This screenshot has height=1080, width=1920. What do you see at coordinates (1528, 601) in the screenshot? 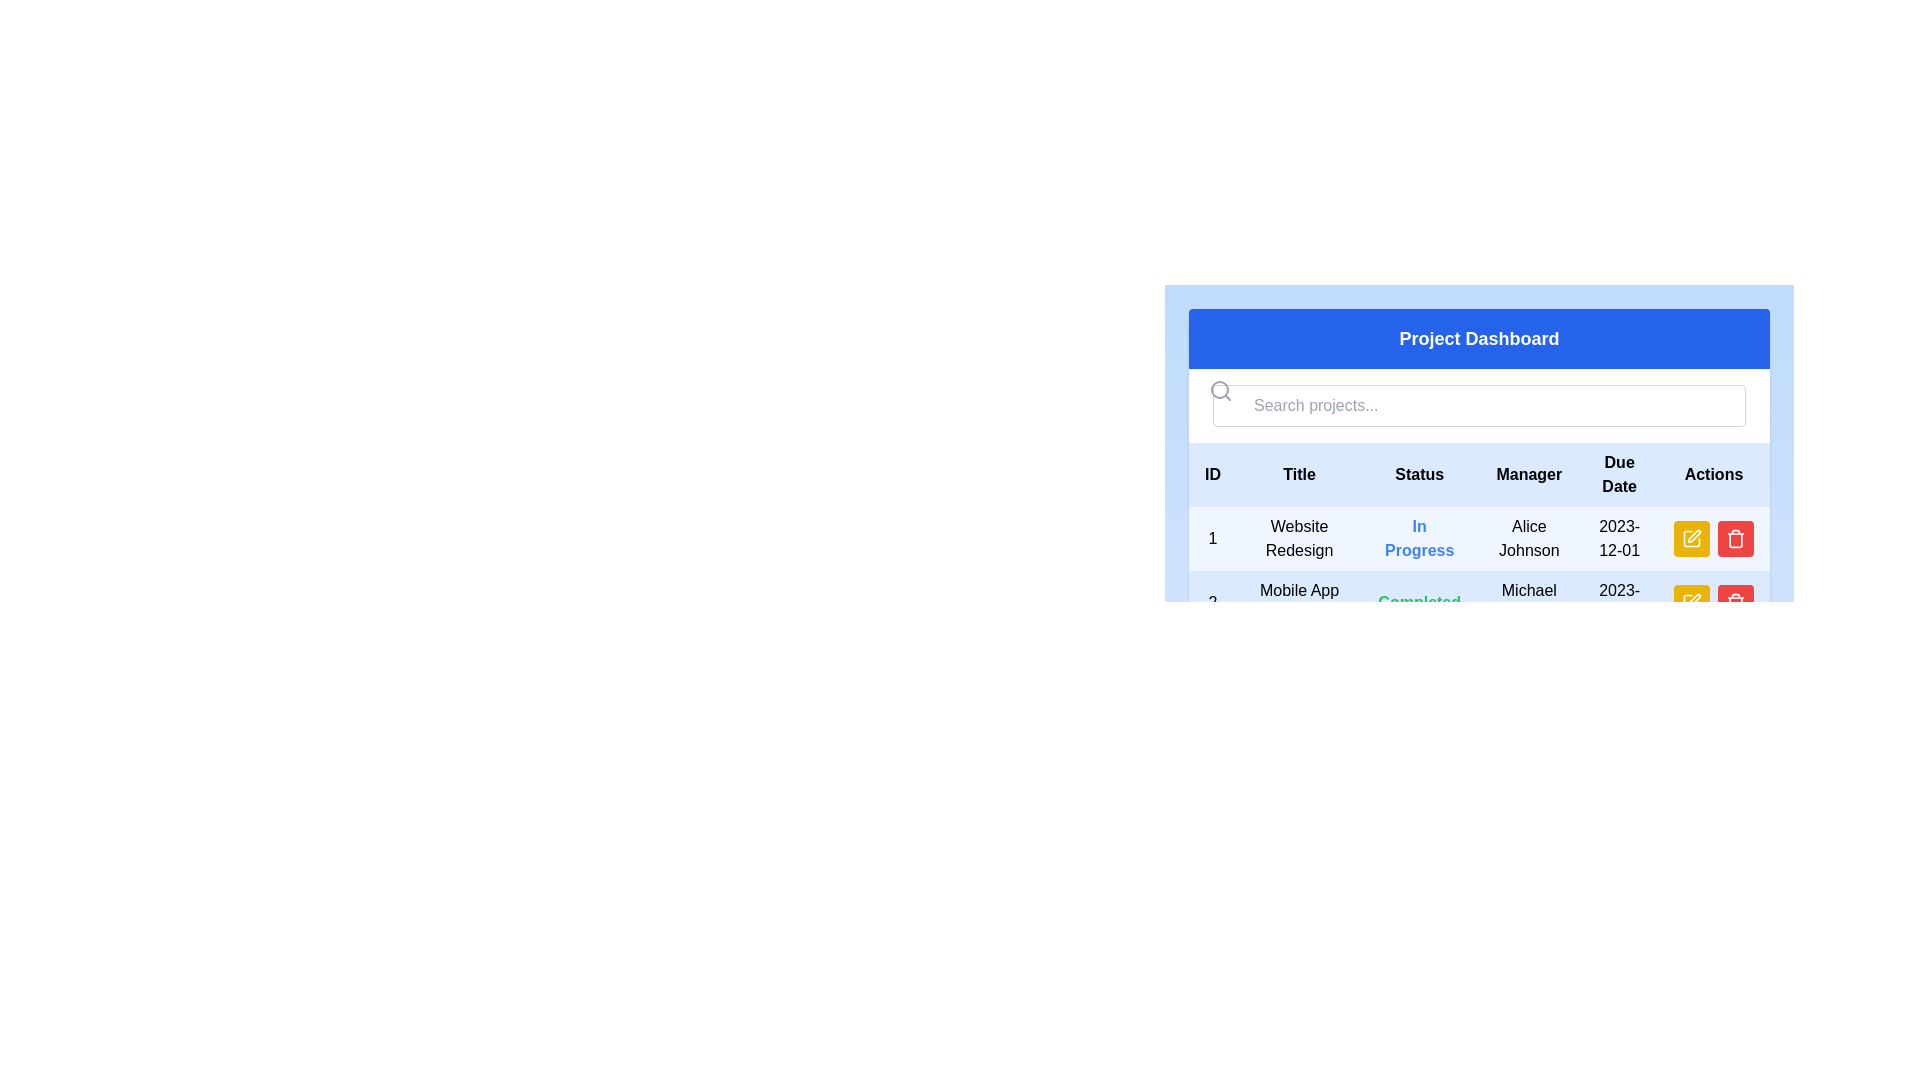
I see `the text label 'Michael Brown' which is located in the 'Manager' column of the second row of data, styled in a standard font with a dark color against a light background` at bounding box center [1528, 601].